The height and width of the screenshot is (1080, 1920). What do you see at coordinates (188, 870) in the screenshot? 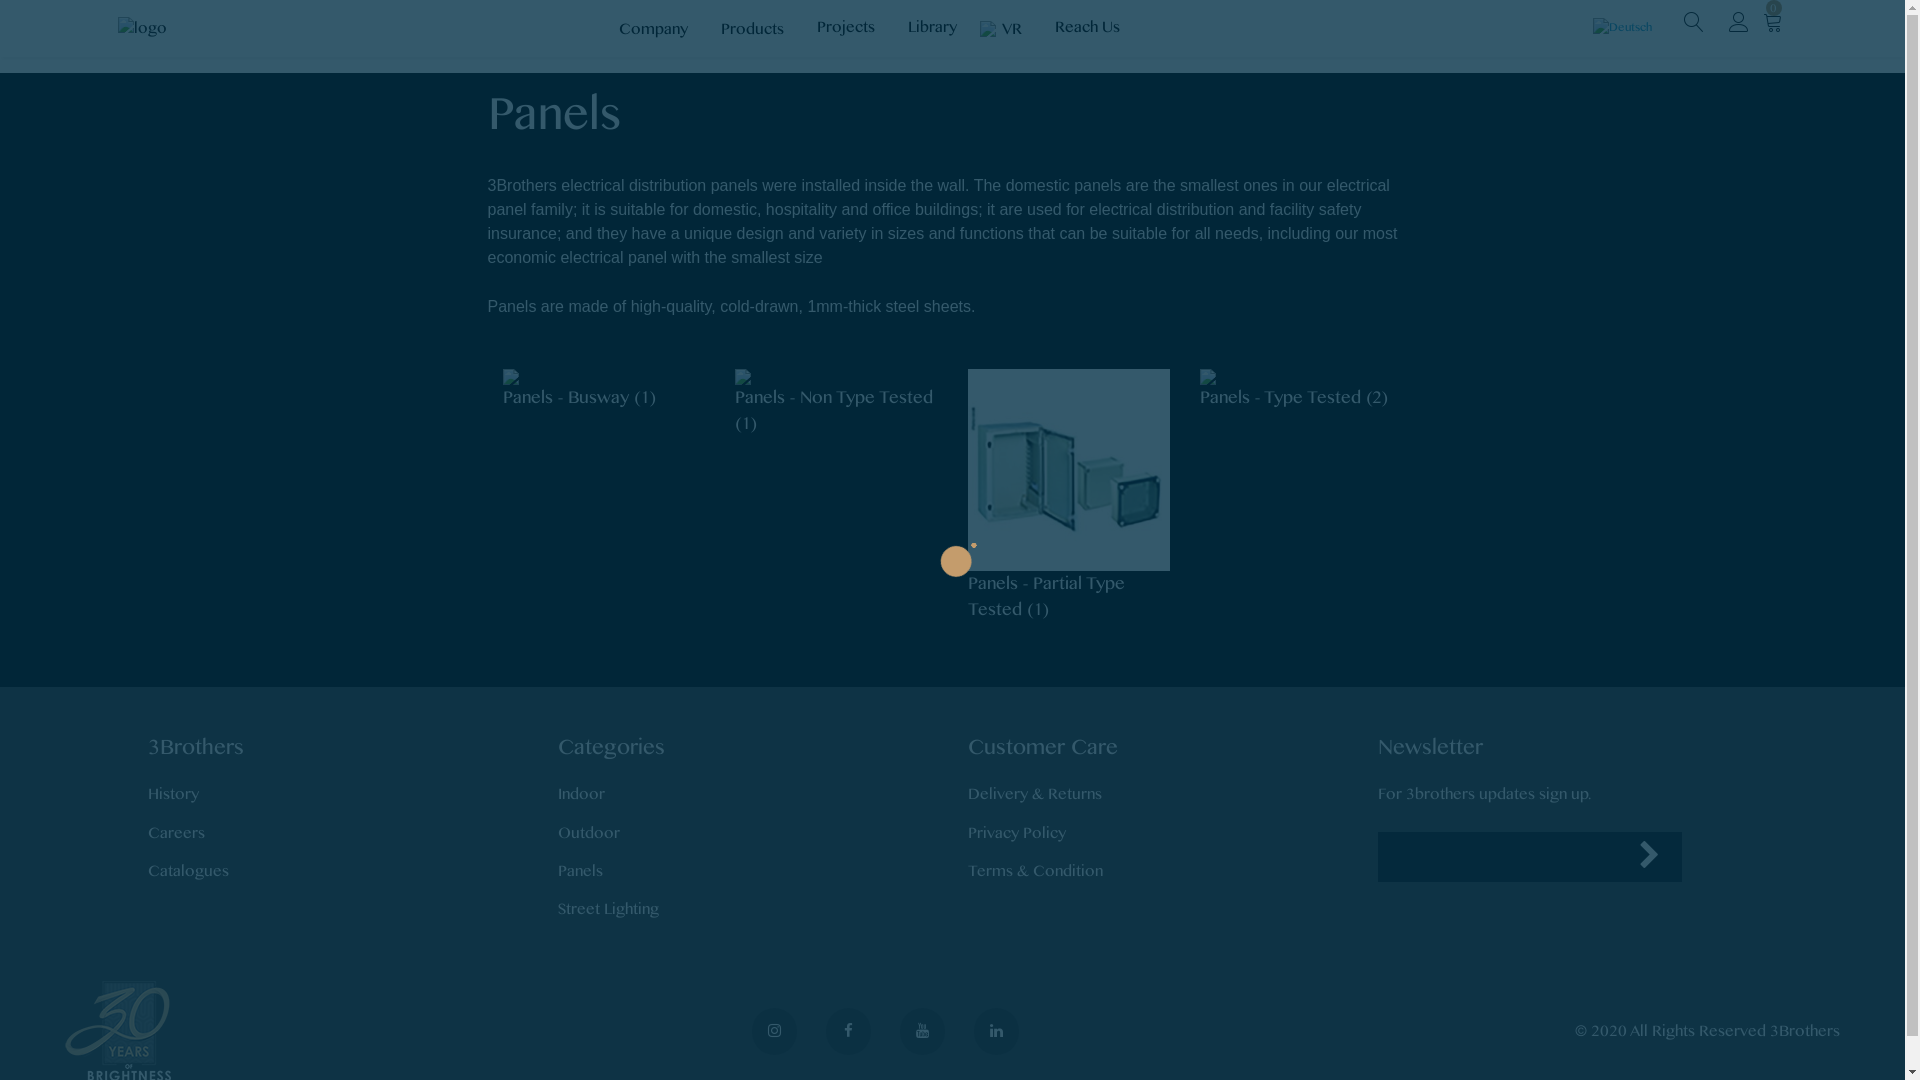
I see `'Catalogues'` at bounding box center [188, 870].